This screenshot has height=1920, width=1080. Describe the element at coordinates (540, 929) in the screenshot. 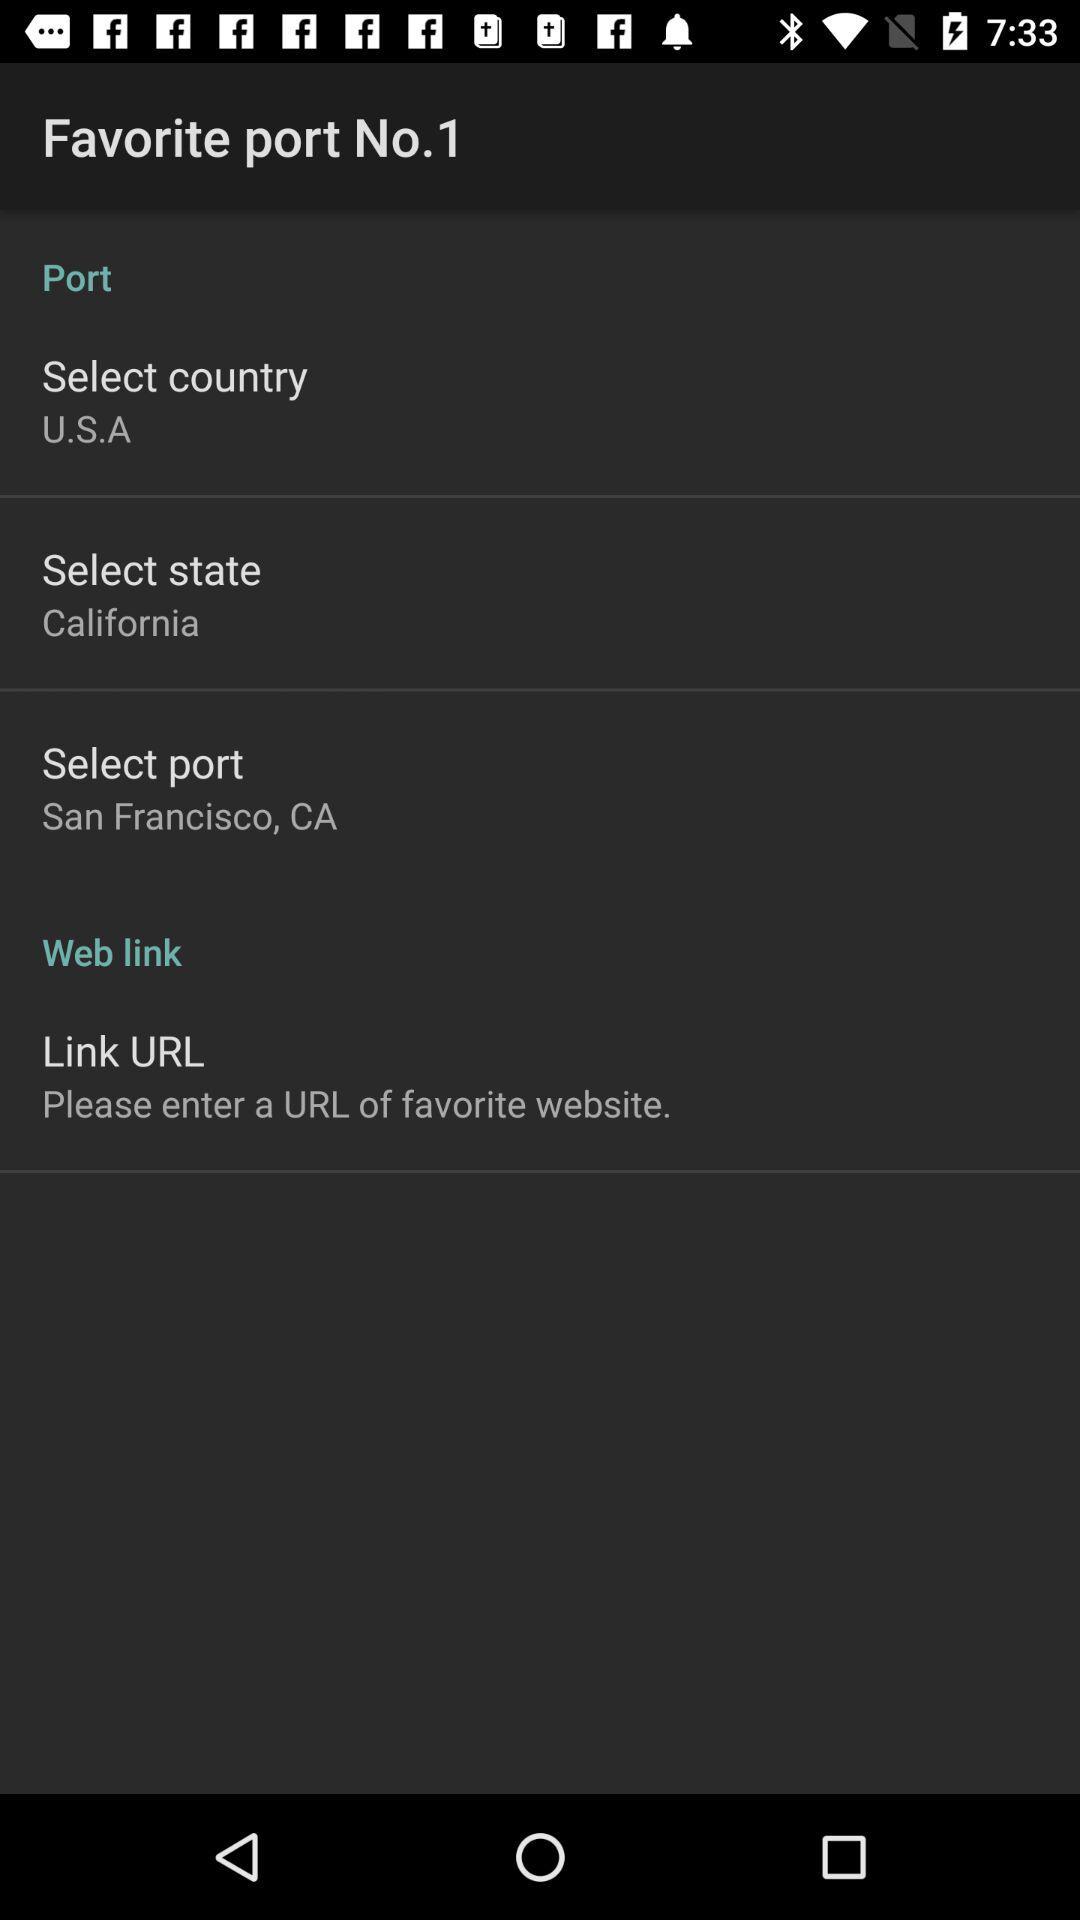

I see `the icon below san francisco, ca item` at that location.